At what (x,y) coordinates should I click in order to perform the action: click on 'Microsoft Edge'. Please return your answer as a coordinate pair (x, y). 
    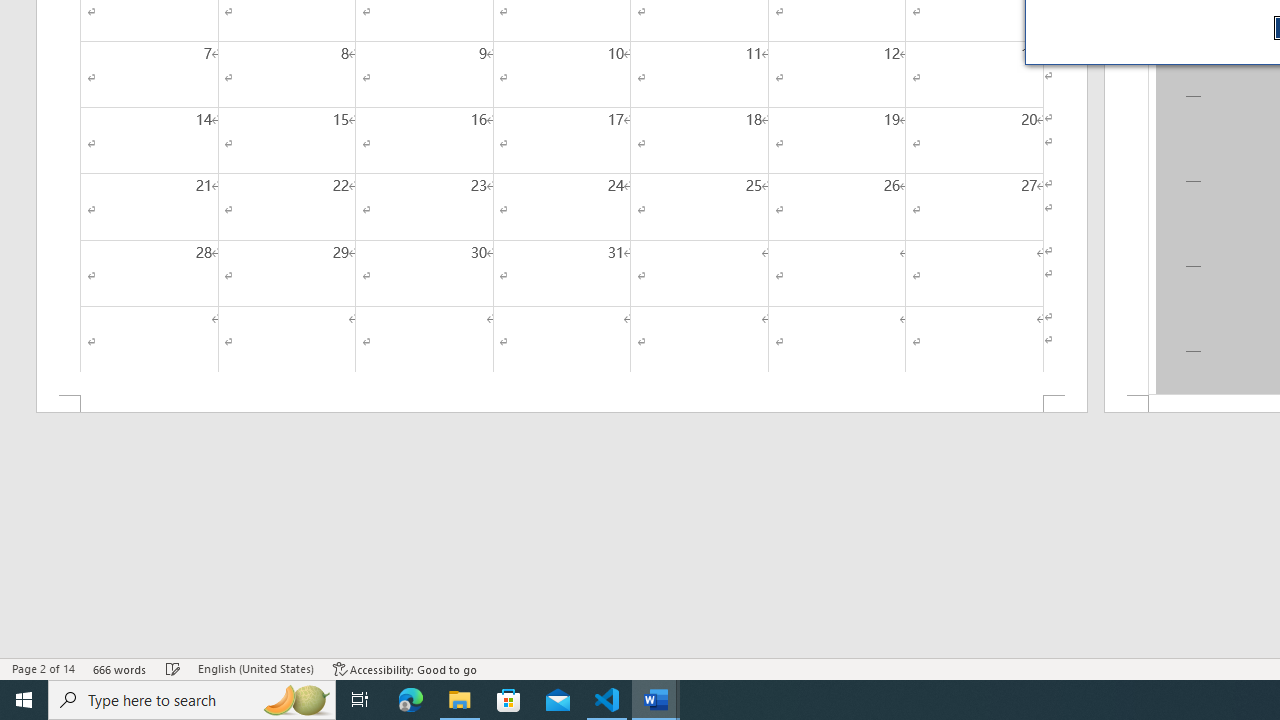
    Looking at the image, I should click on (410, 698).